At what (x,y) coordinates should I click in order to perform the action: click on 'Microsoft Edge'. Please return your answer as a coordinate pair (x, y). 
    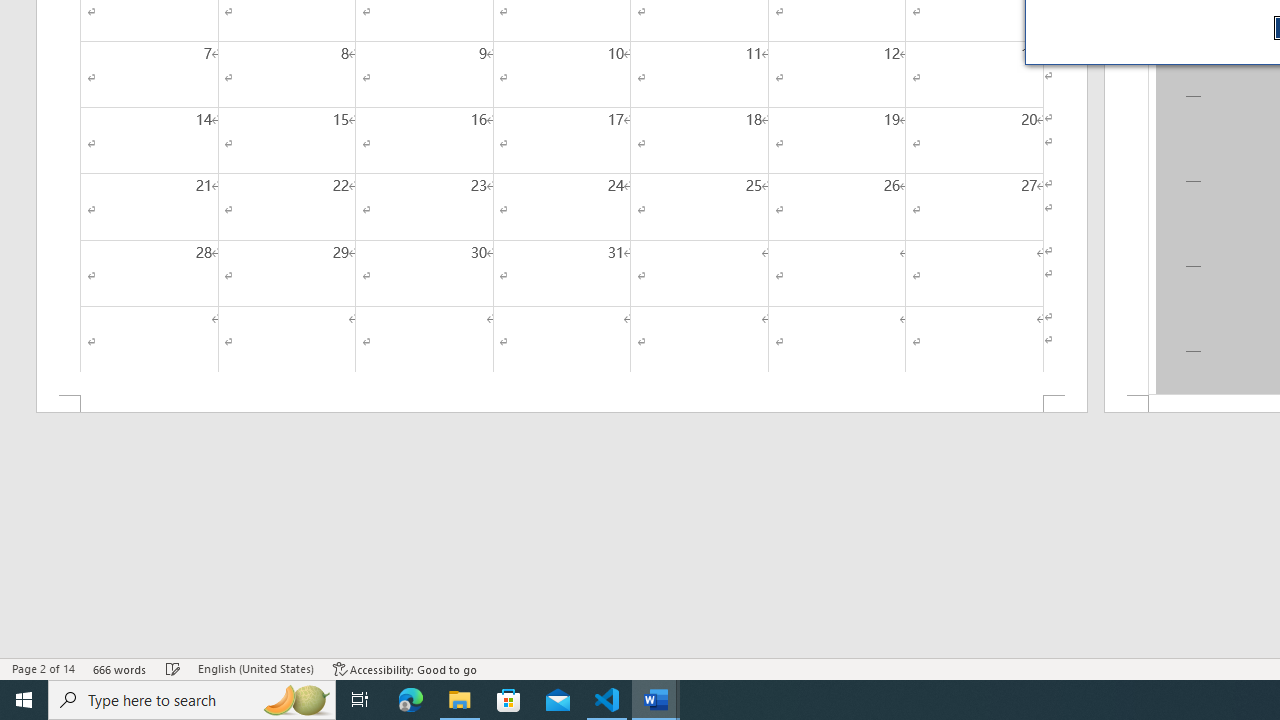
    Looking at the image, I should click on (410, 698).